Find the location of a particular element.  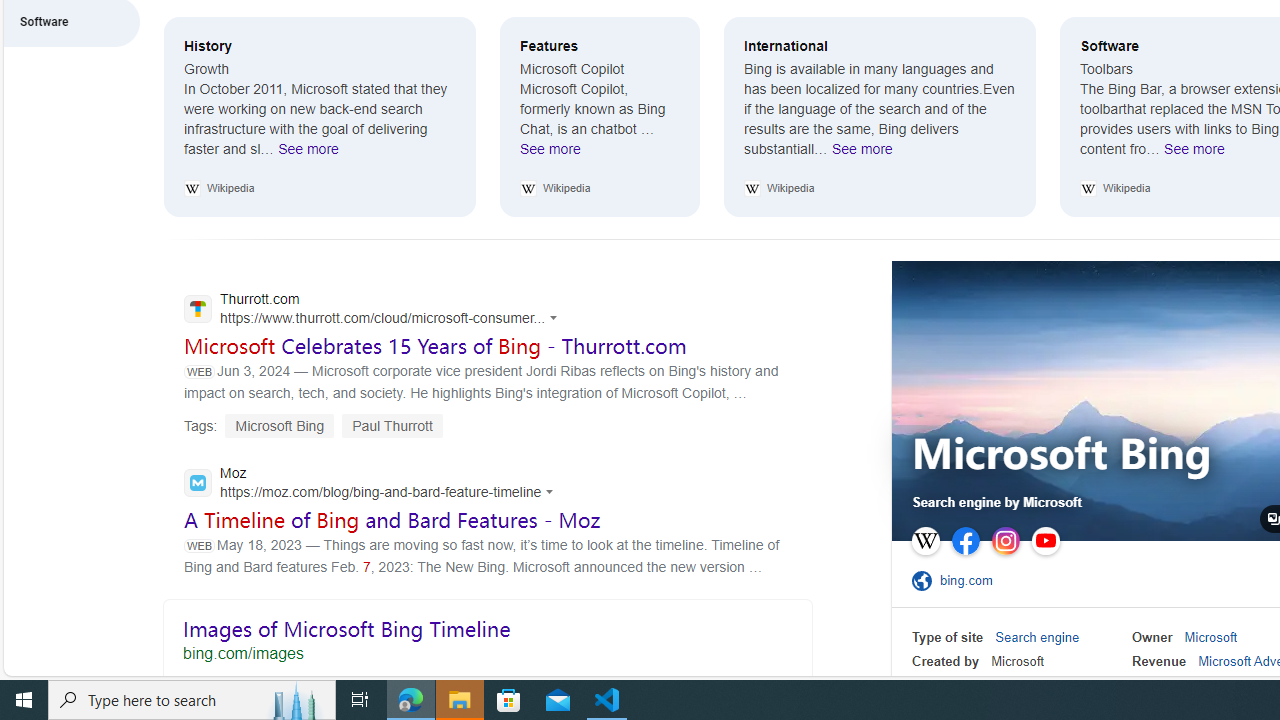

'See more Features' is located at coordinates (550, 153).